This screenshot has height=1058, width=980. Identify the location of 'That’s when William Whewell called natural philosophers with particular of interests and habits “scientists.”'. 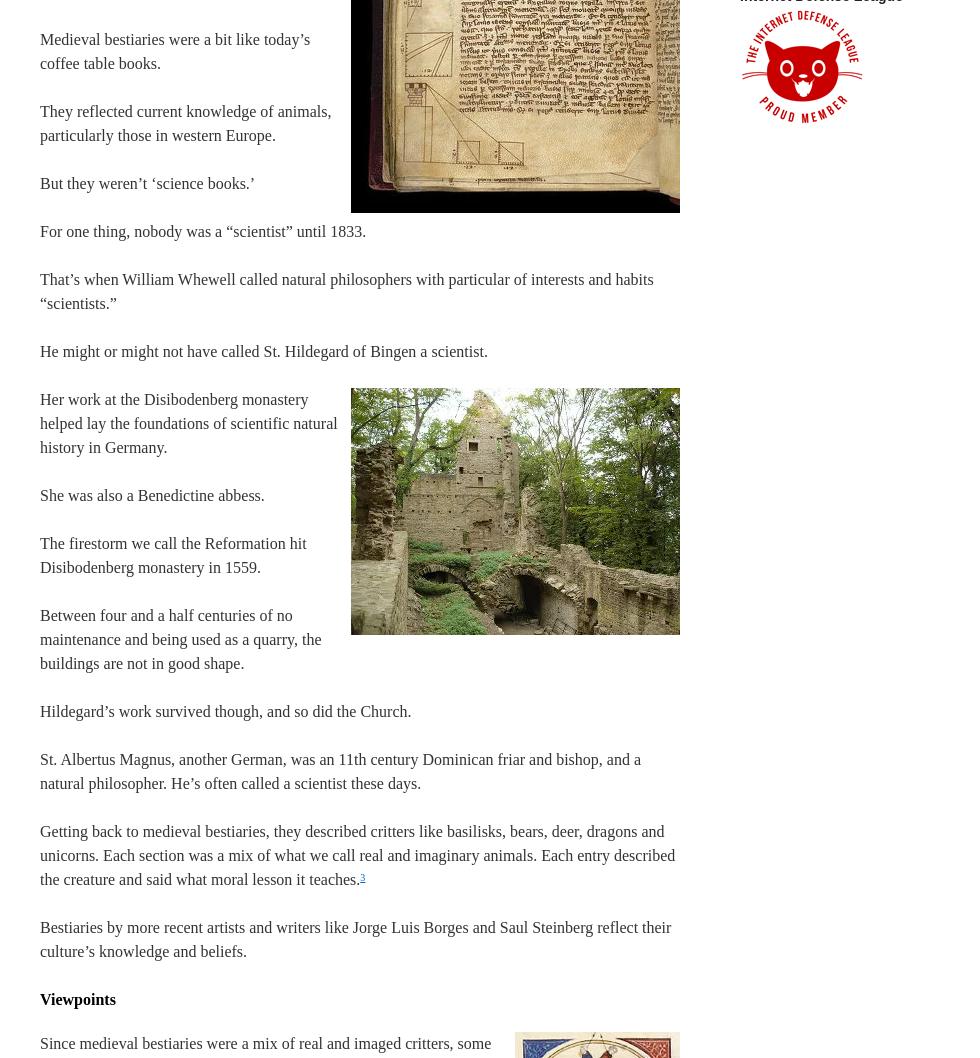
(346, 290).